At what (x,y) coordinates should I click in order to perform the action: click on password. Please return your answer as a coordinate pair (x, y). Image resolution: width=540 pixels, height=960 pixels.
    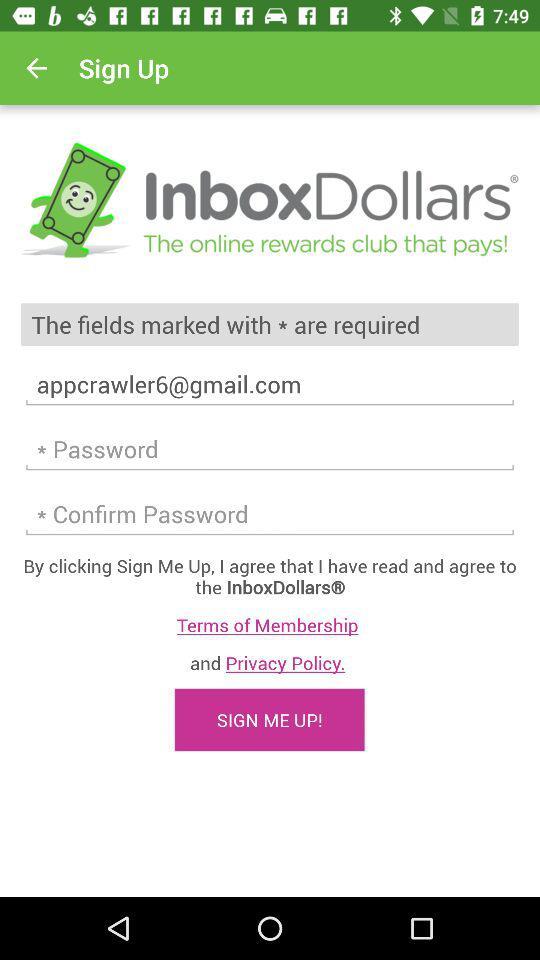
    Looking at the image, I should click on (270, 449).